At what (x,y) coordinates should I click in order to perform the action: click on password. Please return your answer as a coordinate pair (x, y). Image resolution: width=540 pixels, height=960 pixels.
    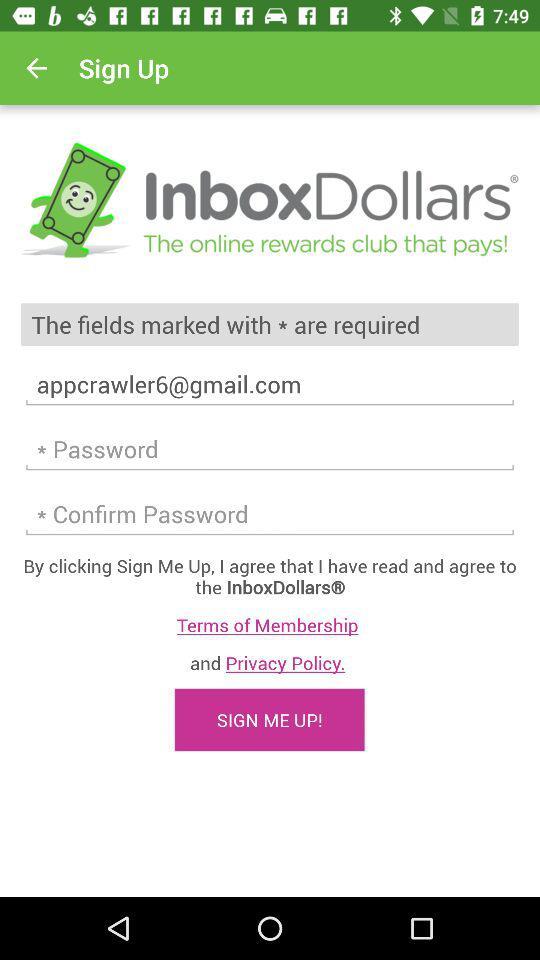
    Looking at the image, I should click on (270, 449).